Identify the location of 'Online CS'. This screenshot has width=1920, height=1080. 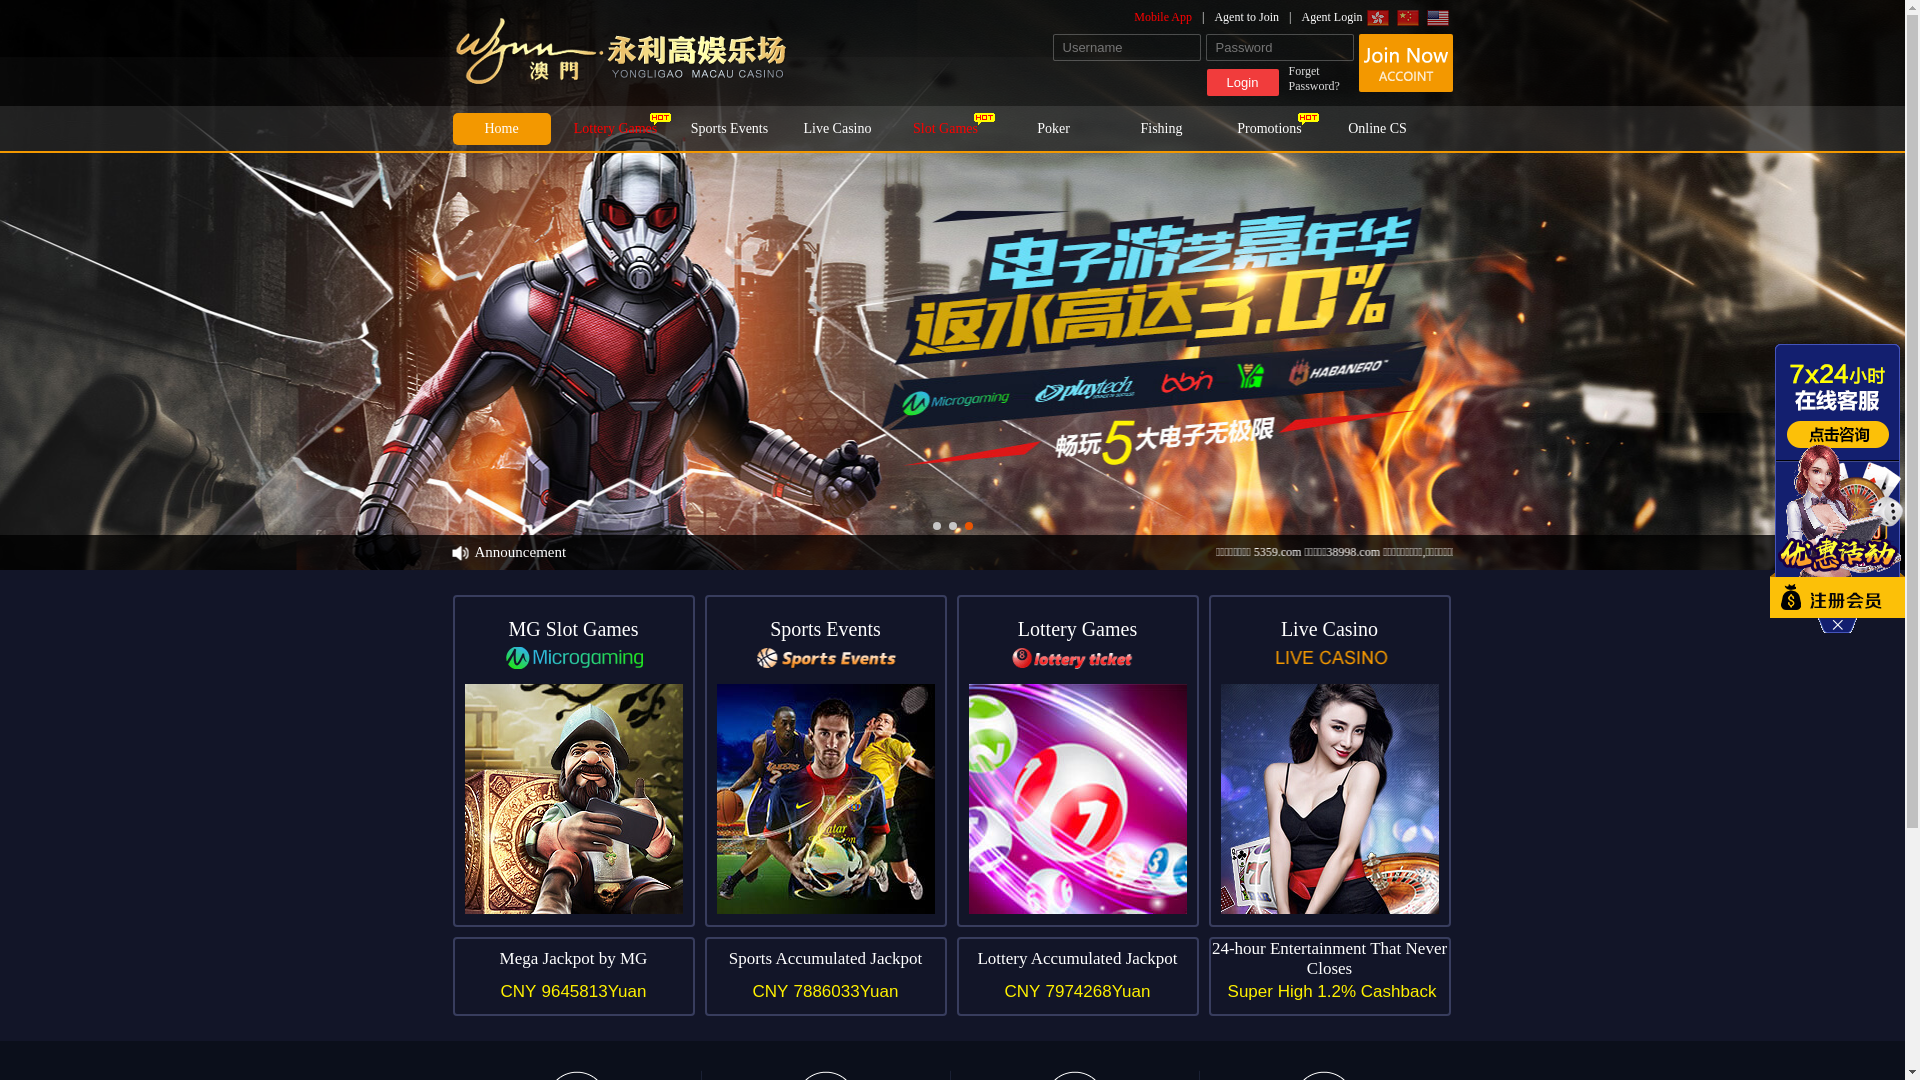
(1376, 128).